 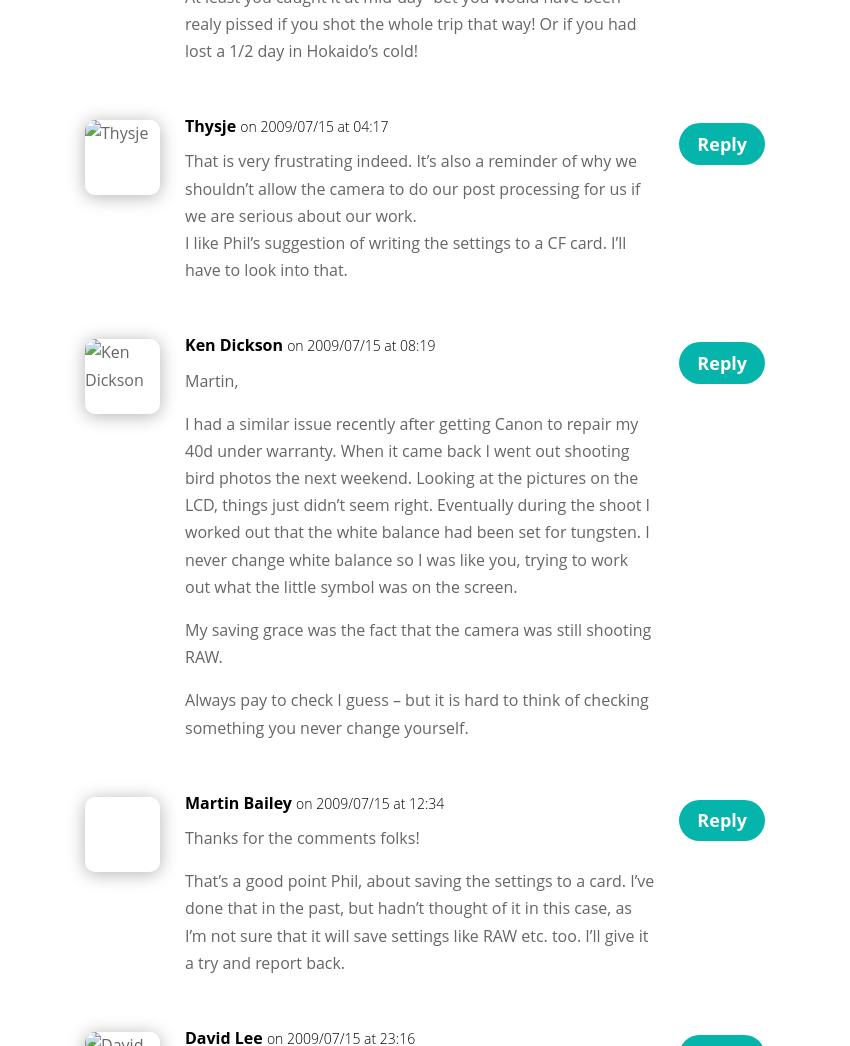 What do you see at coordinates (412, 187) in the screenshot?
I see `'That is very frustrating indeed. It’s also a reminder of why we shouldn’t allow the camera to do our post processing for us if we are serious about our work.'` at bounding box center [412, 187].